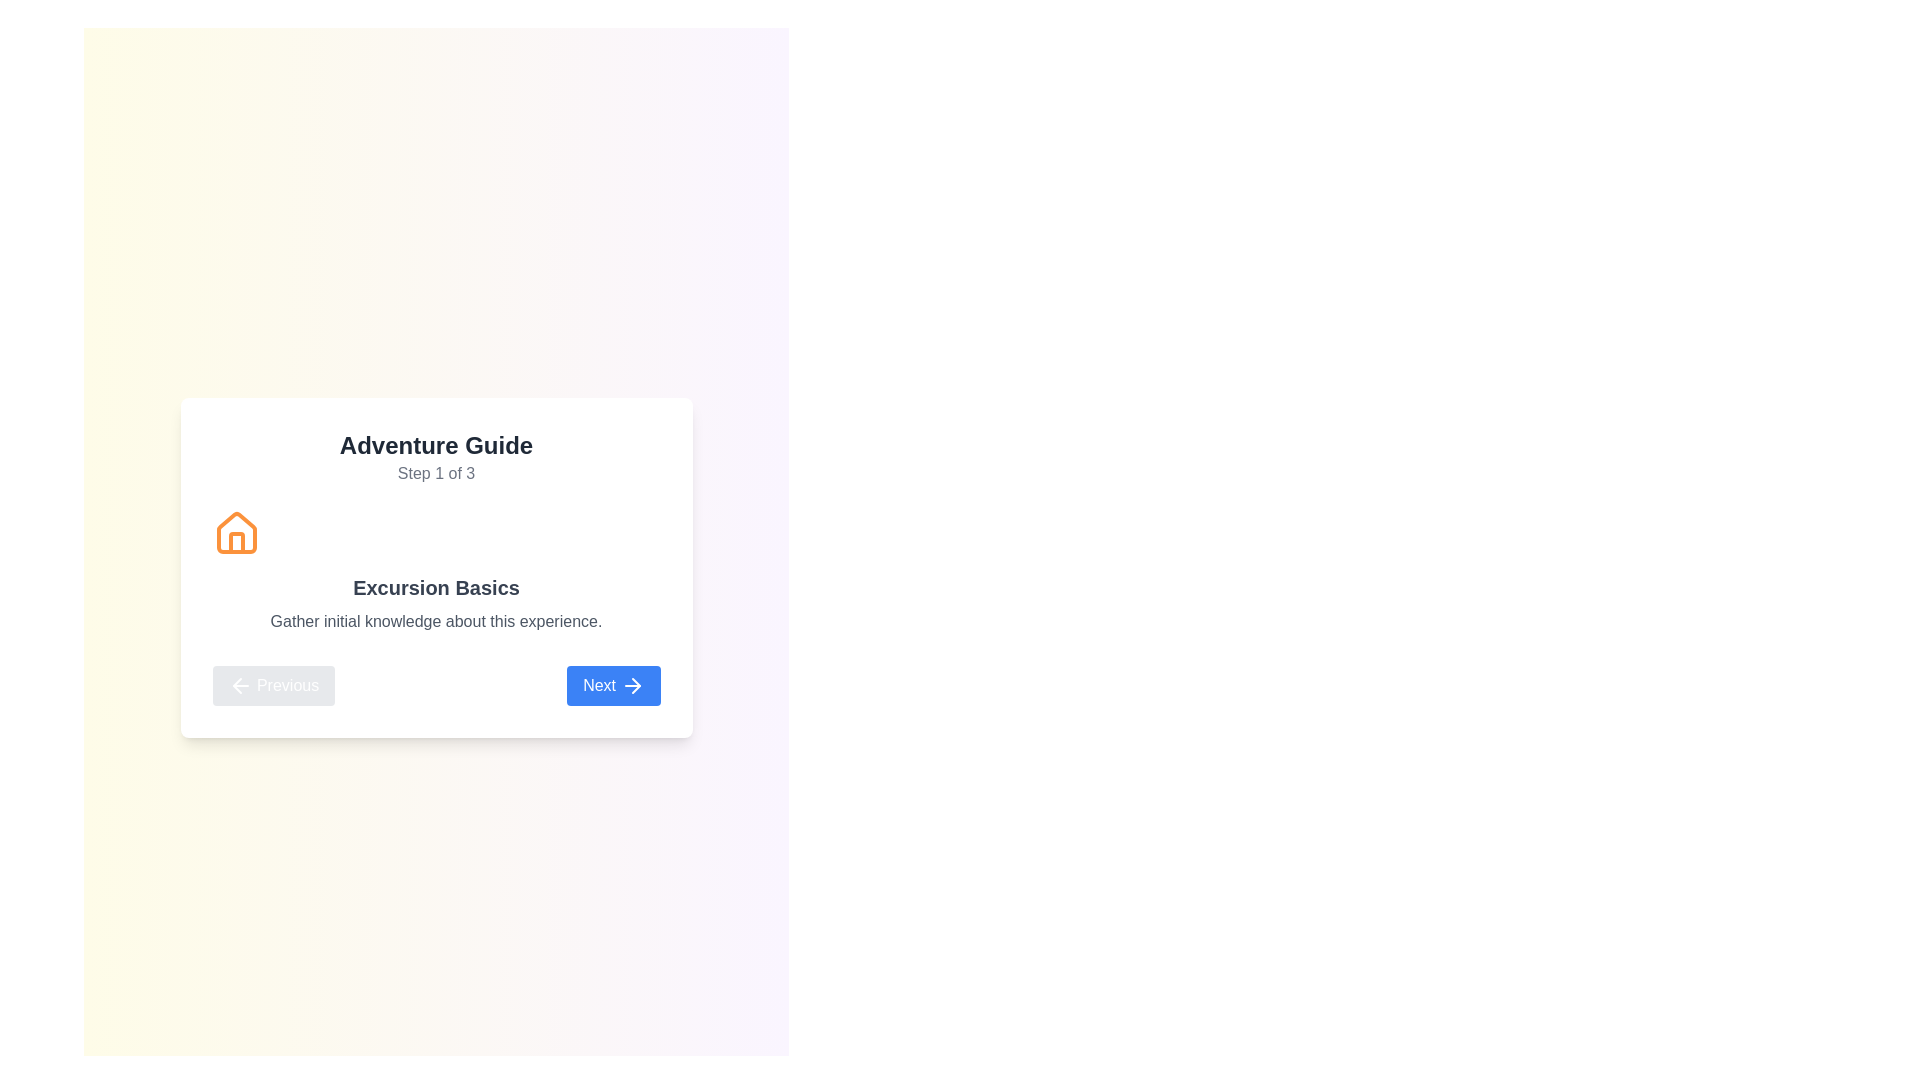 This screenshot has width=1920, height=1080. Describe the element at coordinates (634, 685) in the screenshot. I see `the right-pointing arrow icon within the blue 'Next' button to proceed` at that location.